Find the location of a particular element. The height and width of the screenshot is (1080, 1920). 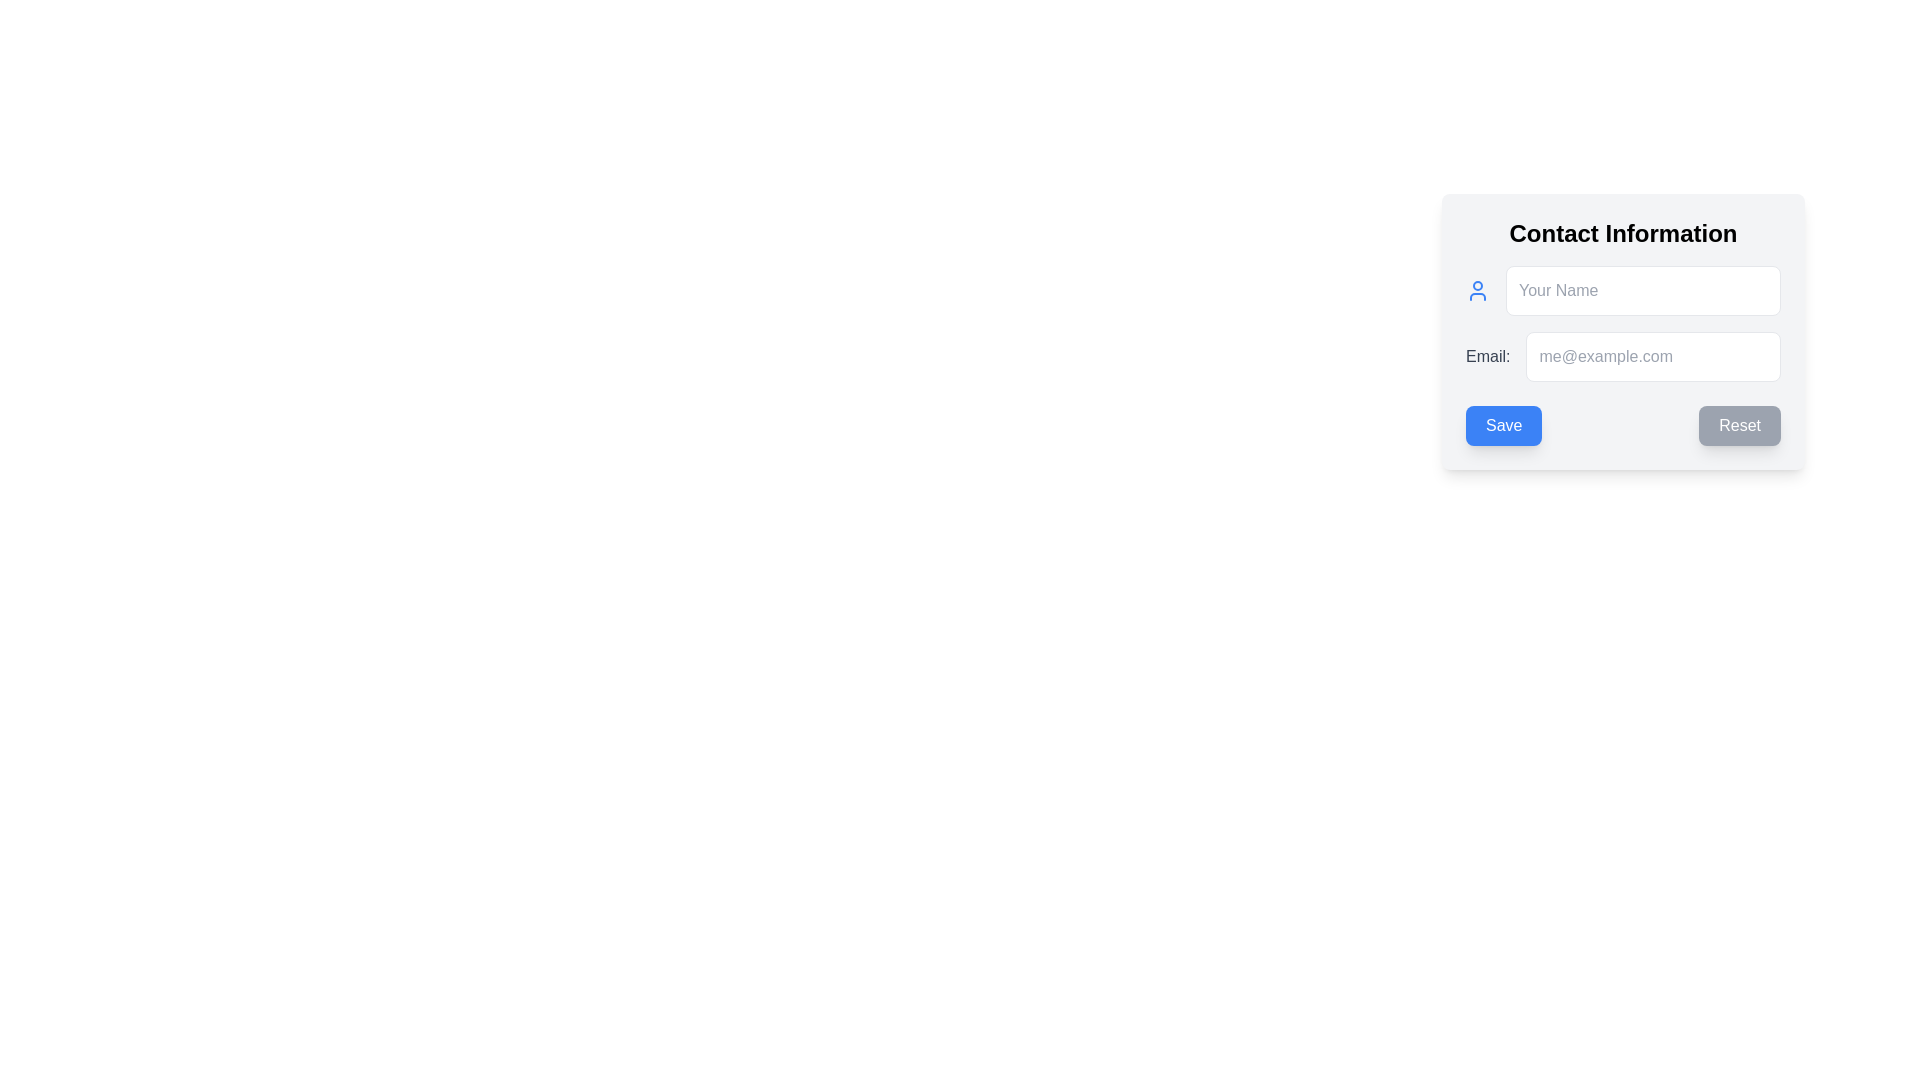

static text element that serves as a header indicating 'Contact Information', located at the top center of the card component is located at coordinates (1623, 233).